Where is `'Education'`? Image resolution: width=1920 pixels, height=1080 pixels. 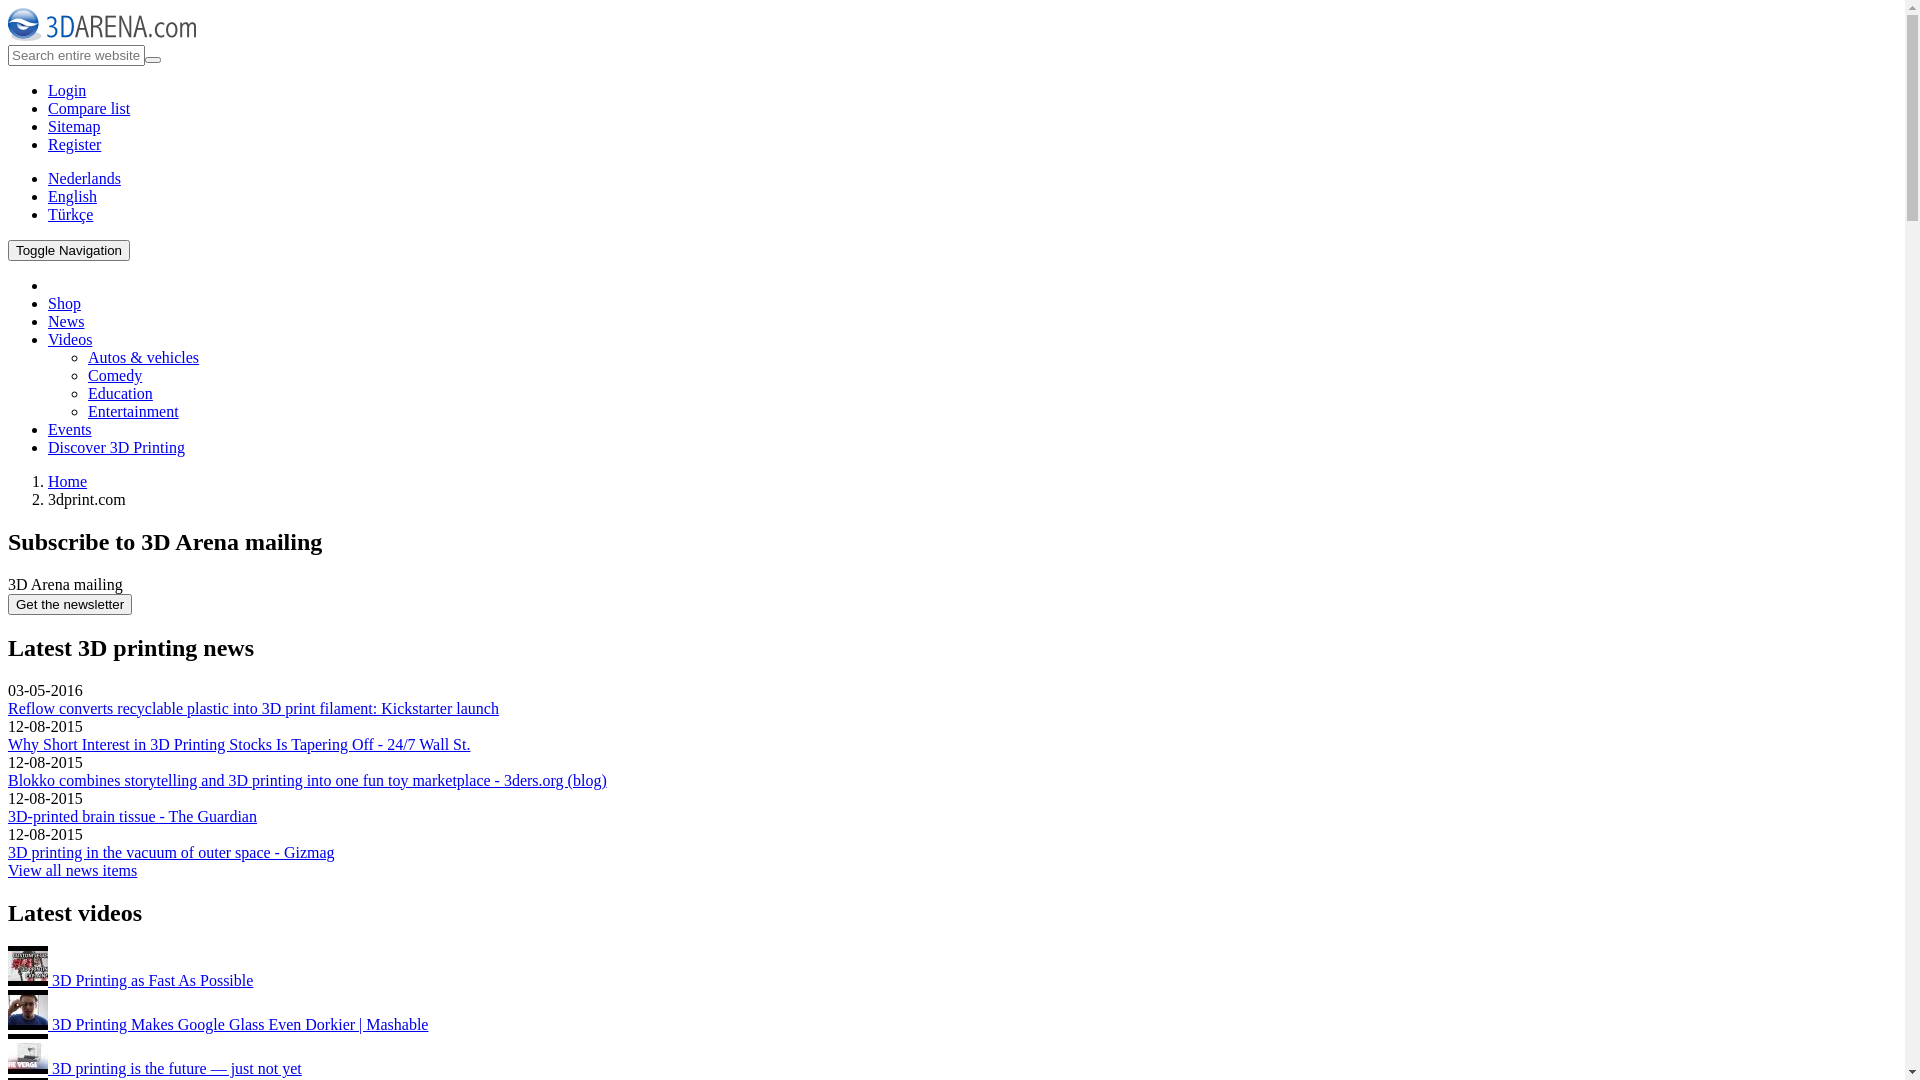
'Education' is located at coordinates (119, 393).